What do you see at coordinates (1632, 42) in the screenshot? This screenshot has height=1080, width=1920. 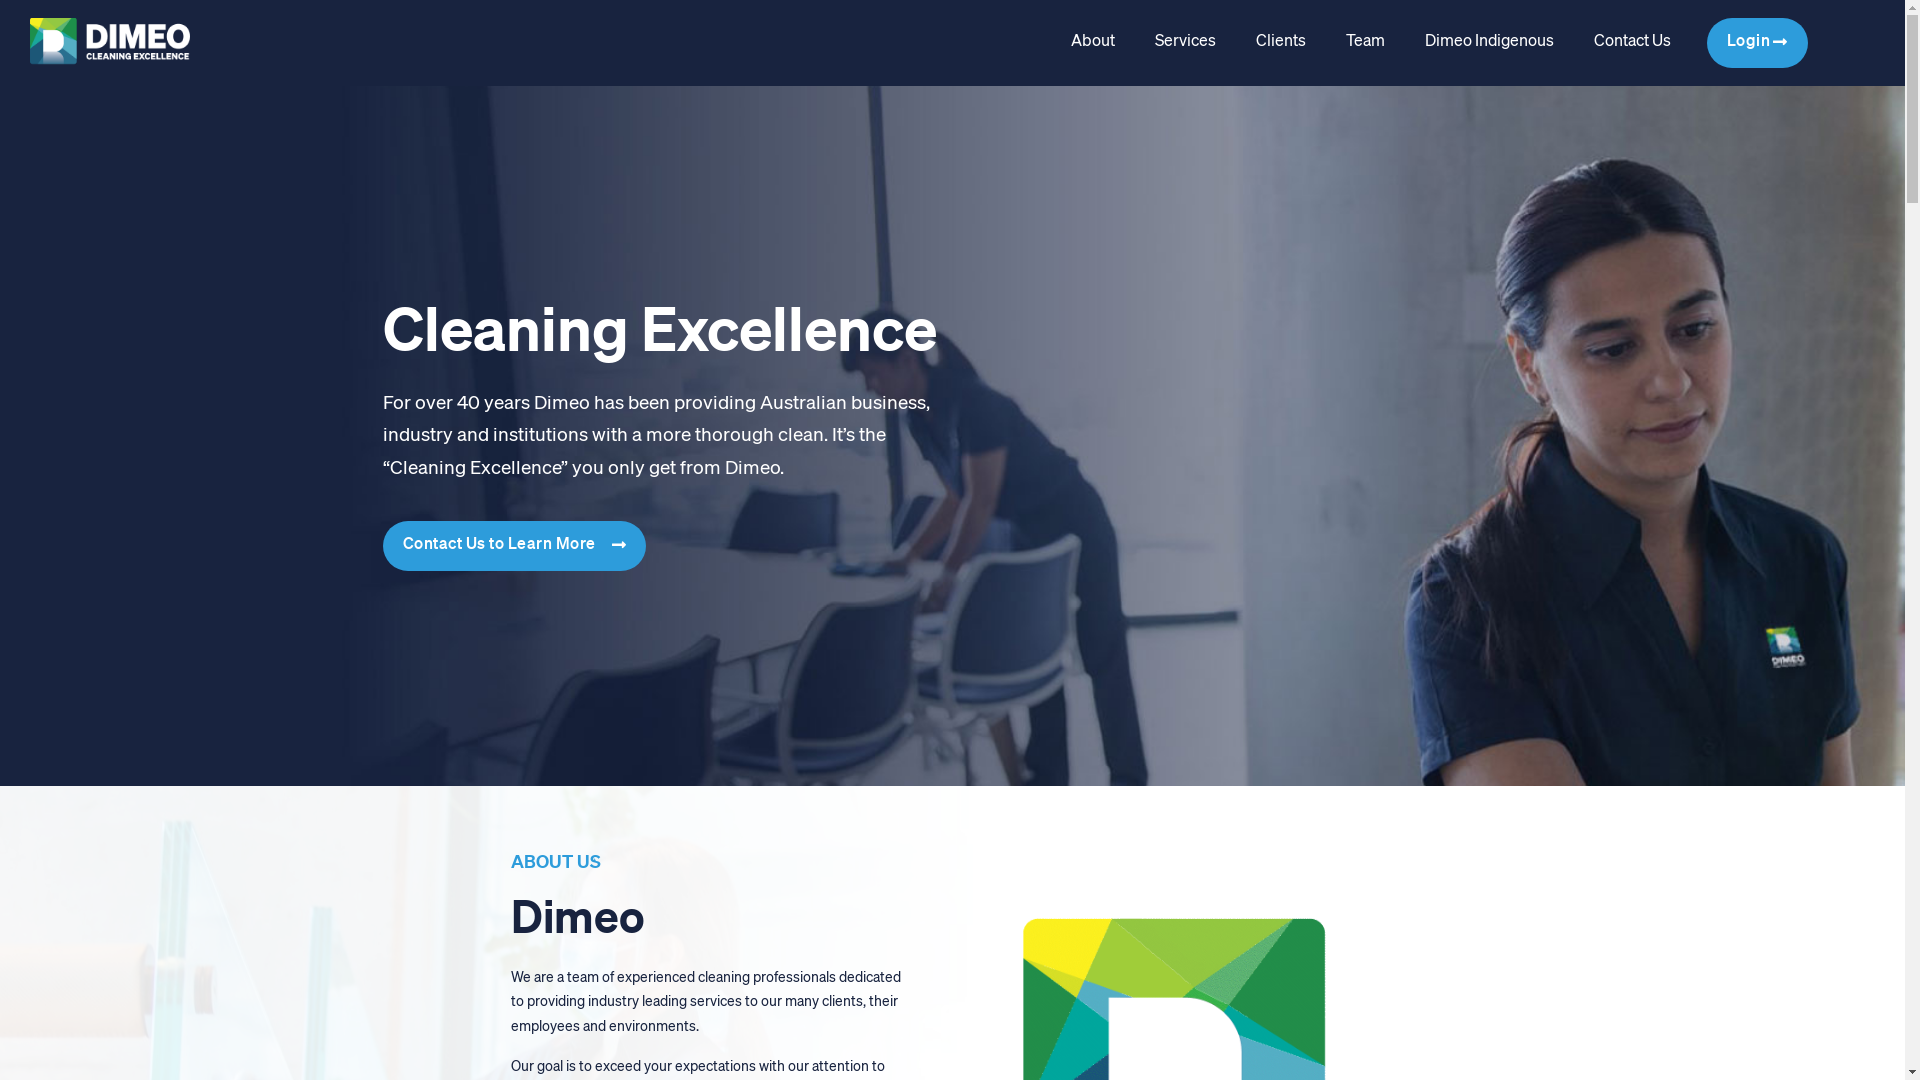 I see `'Contact Us'` at bounding box center [1632, 42].